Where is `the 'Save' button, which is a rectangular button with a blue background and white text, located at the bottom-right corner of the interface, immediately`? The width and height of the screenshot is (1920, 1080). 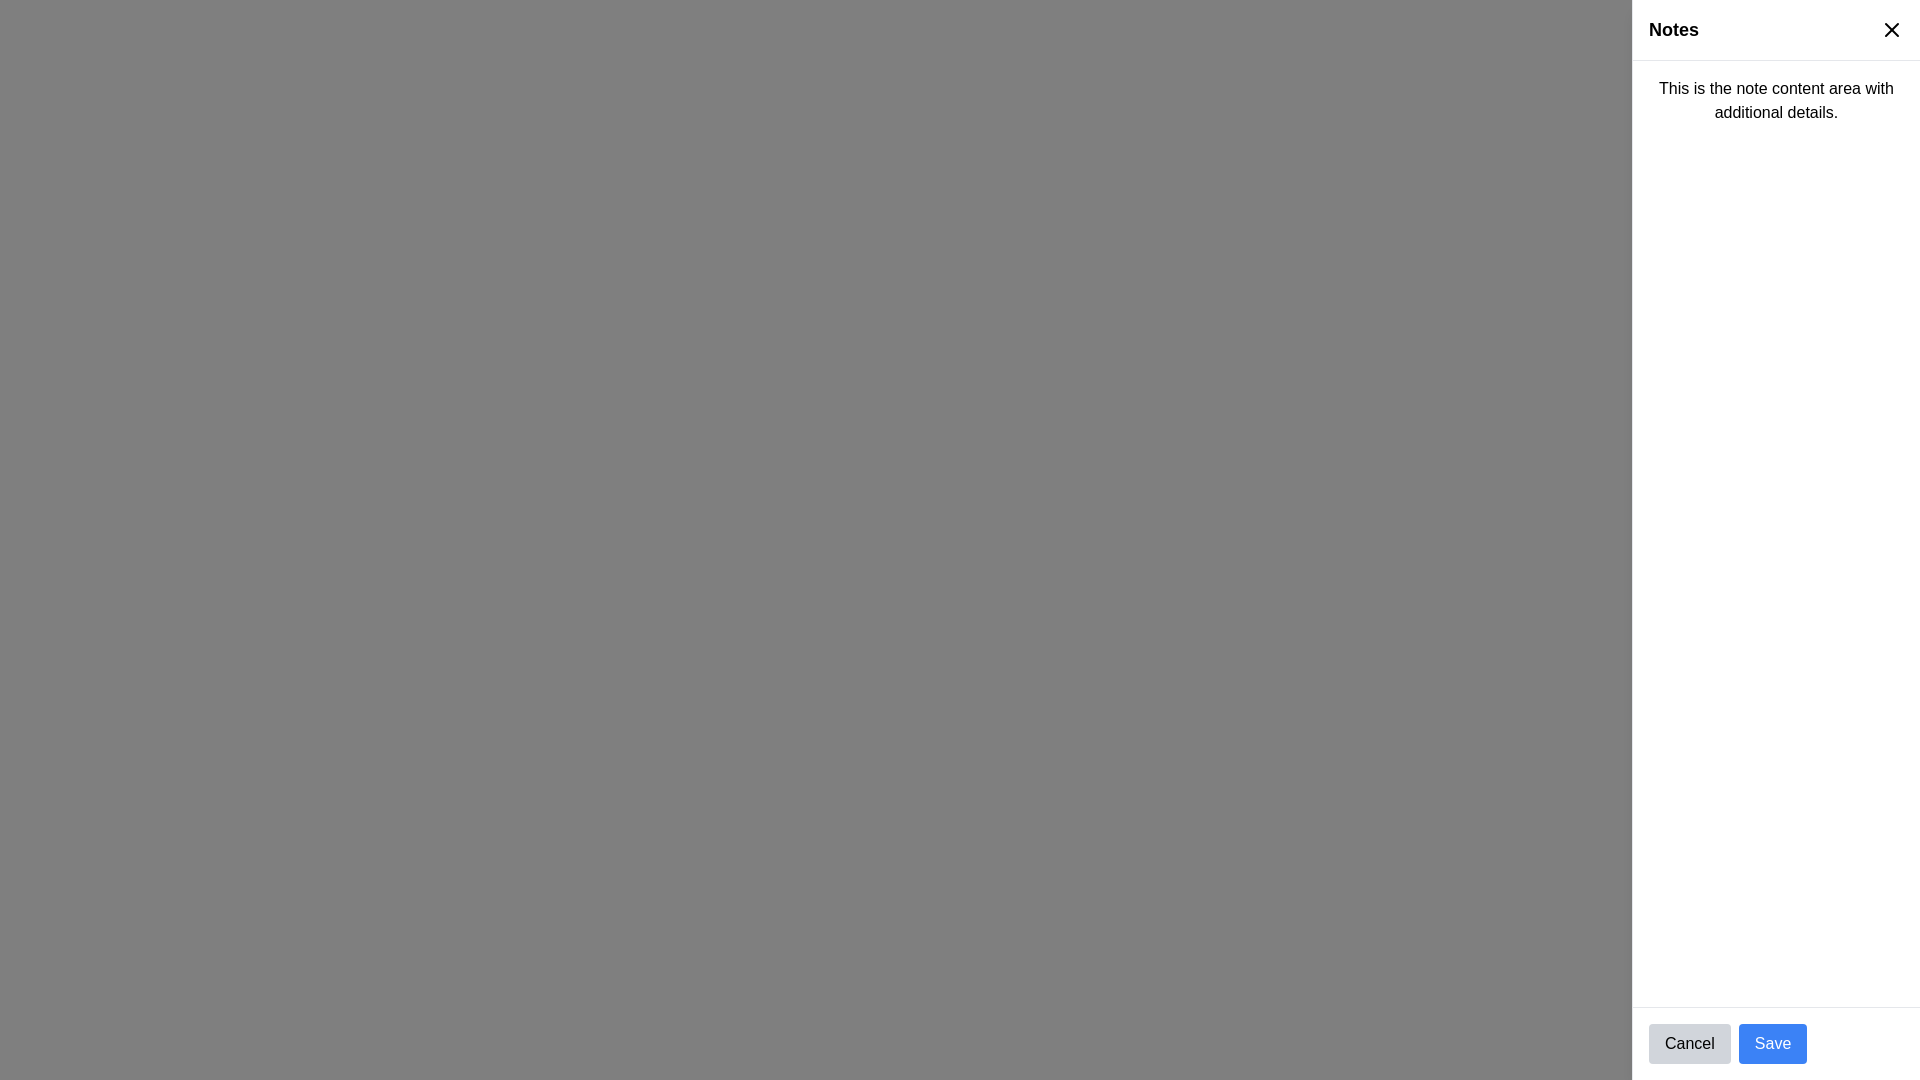
the 'Save' button, which is a rectangular button with a blue background and white text, located at the bottom-right corner of the interface, immediately is located at coordinates (1773, 1043).